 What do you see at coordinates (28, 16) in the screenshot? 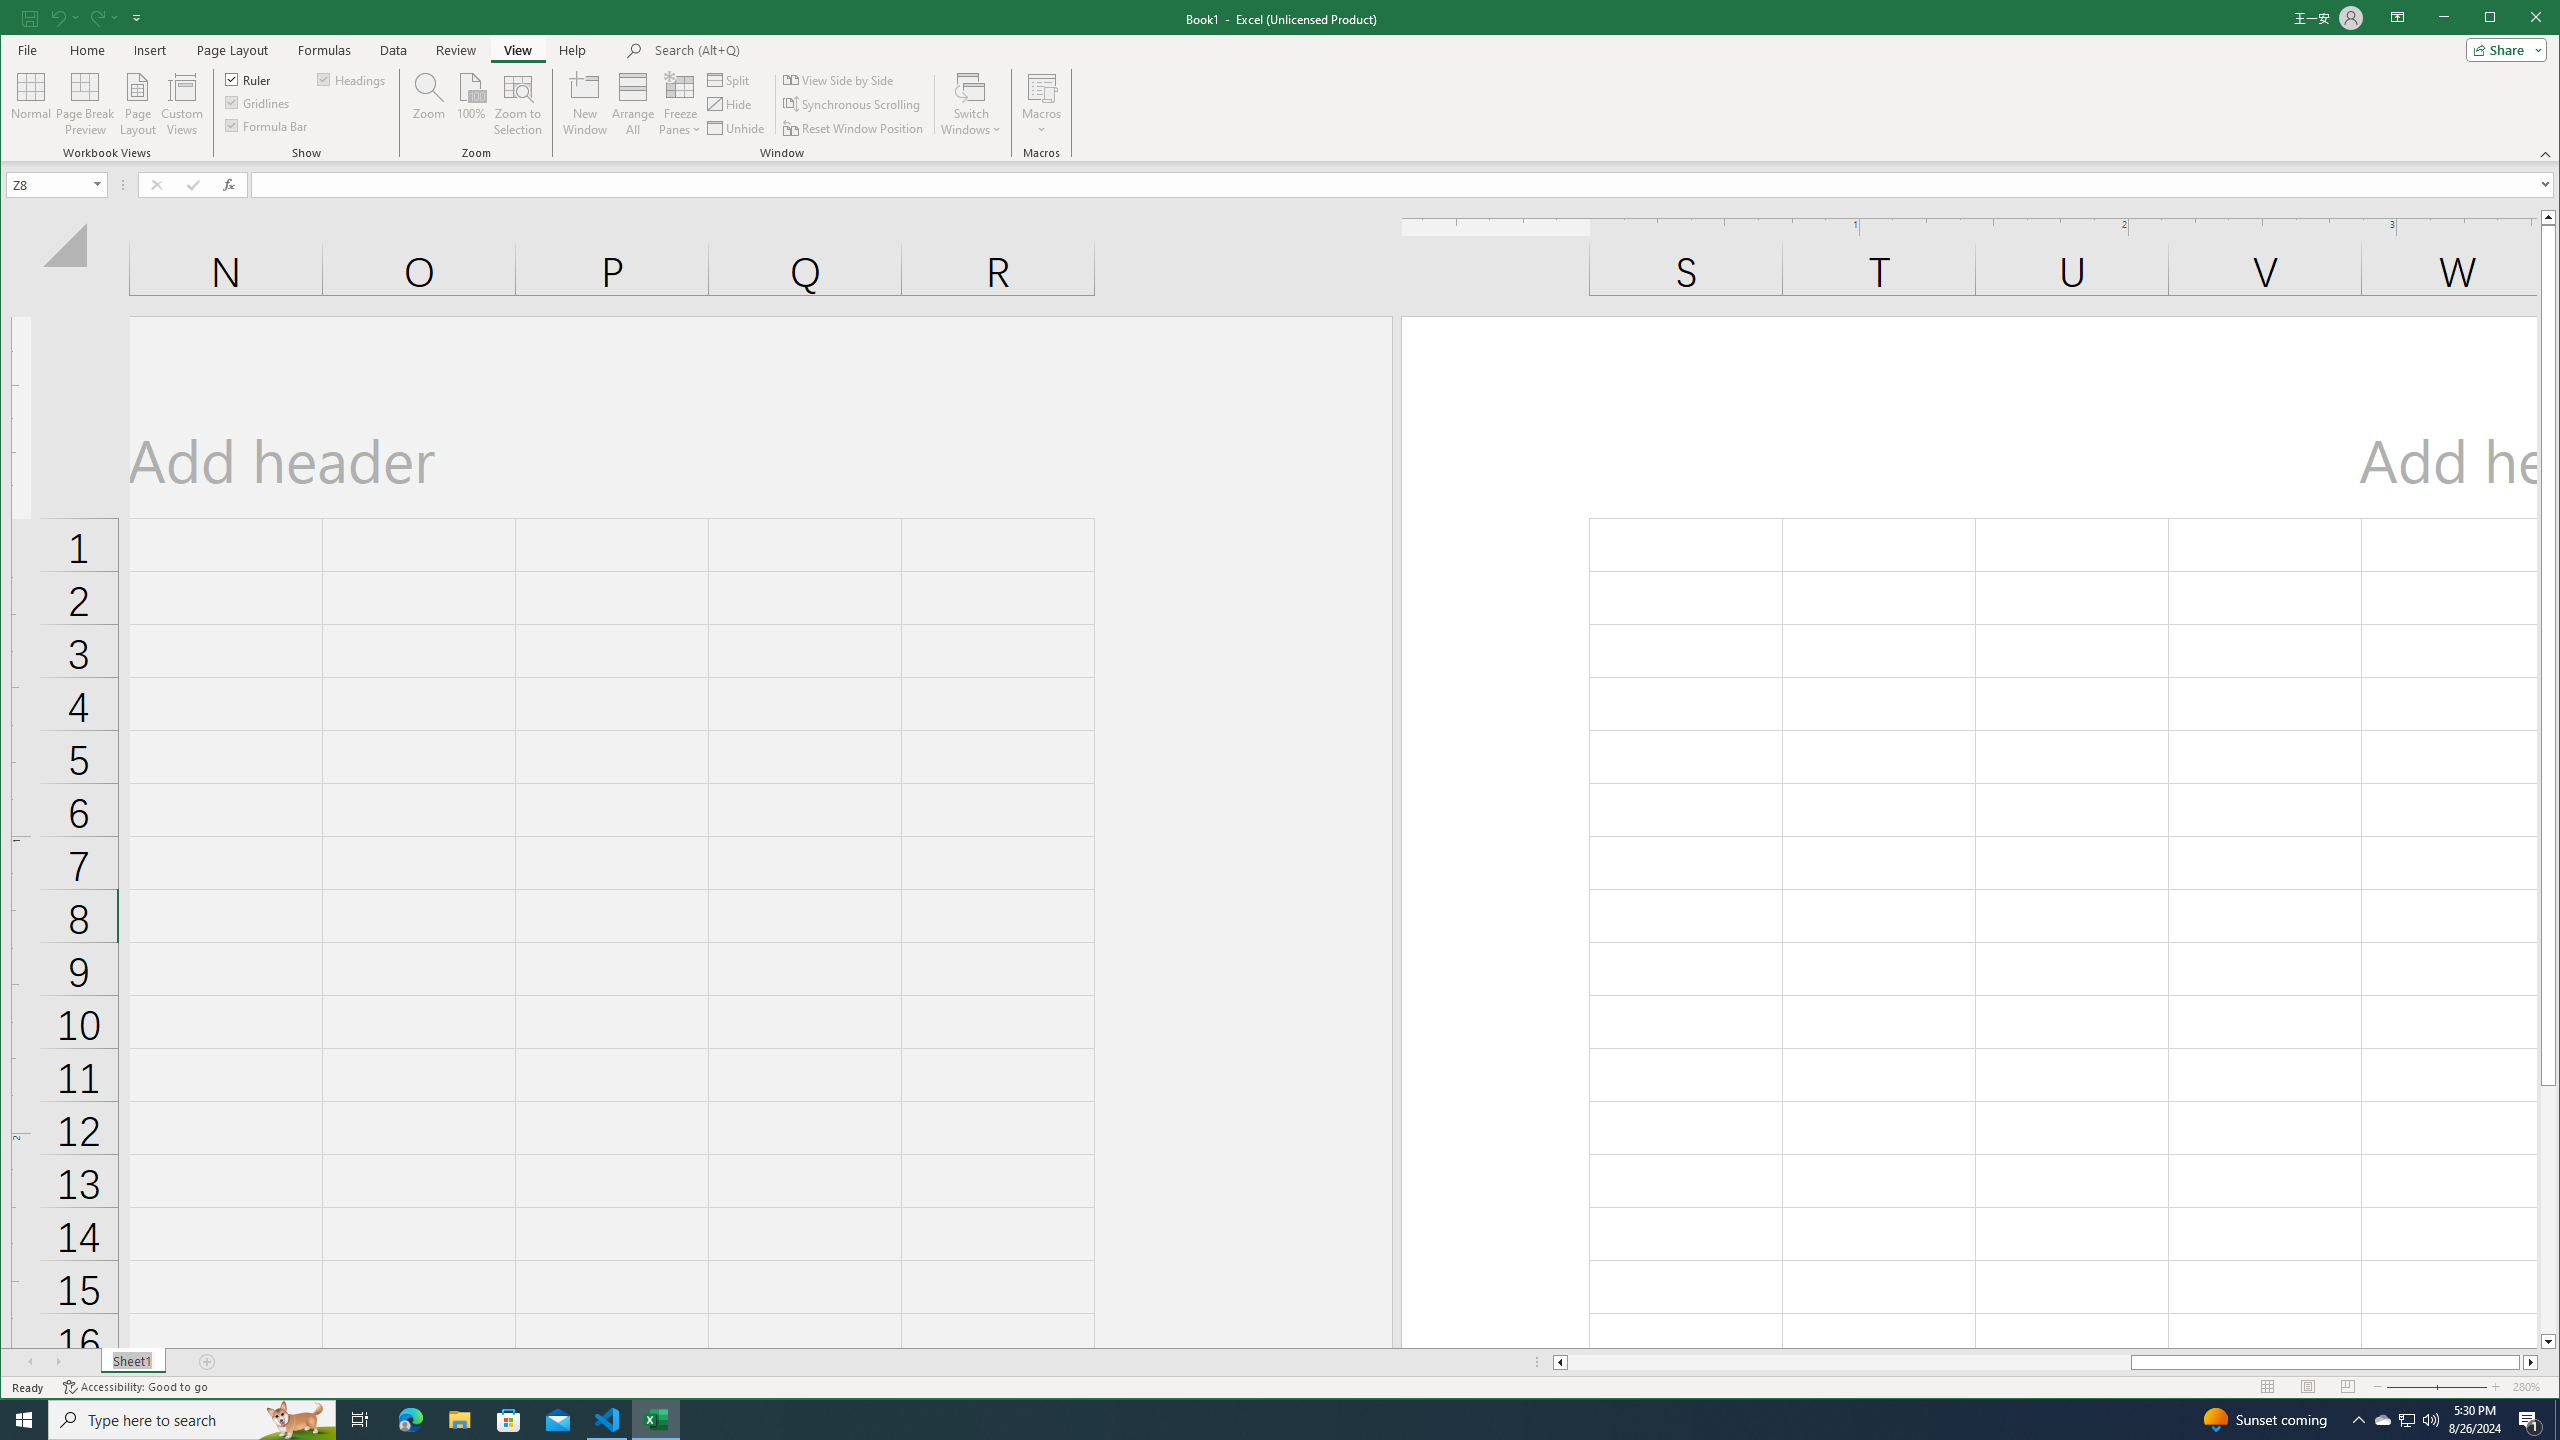
I see `'Save'` at bounding box center [28, 16].